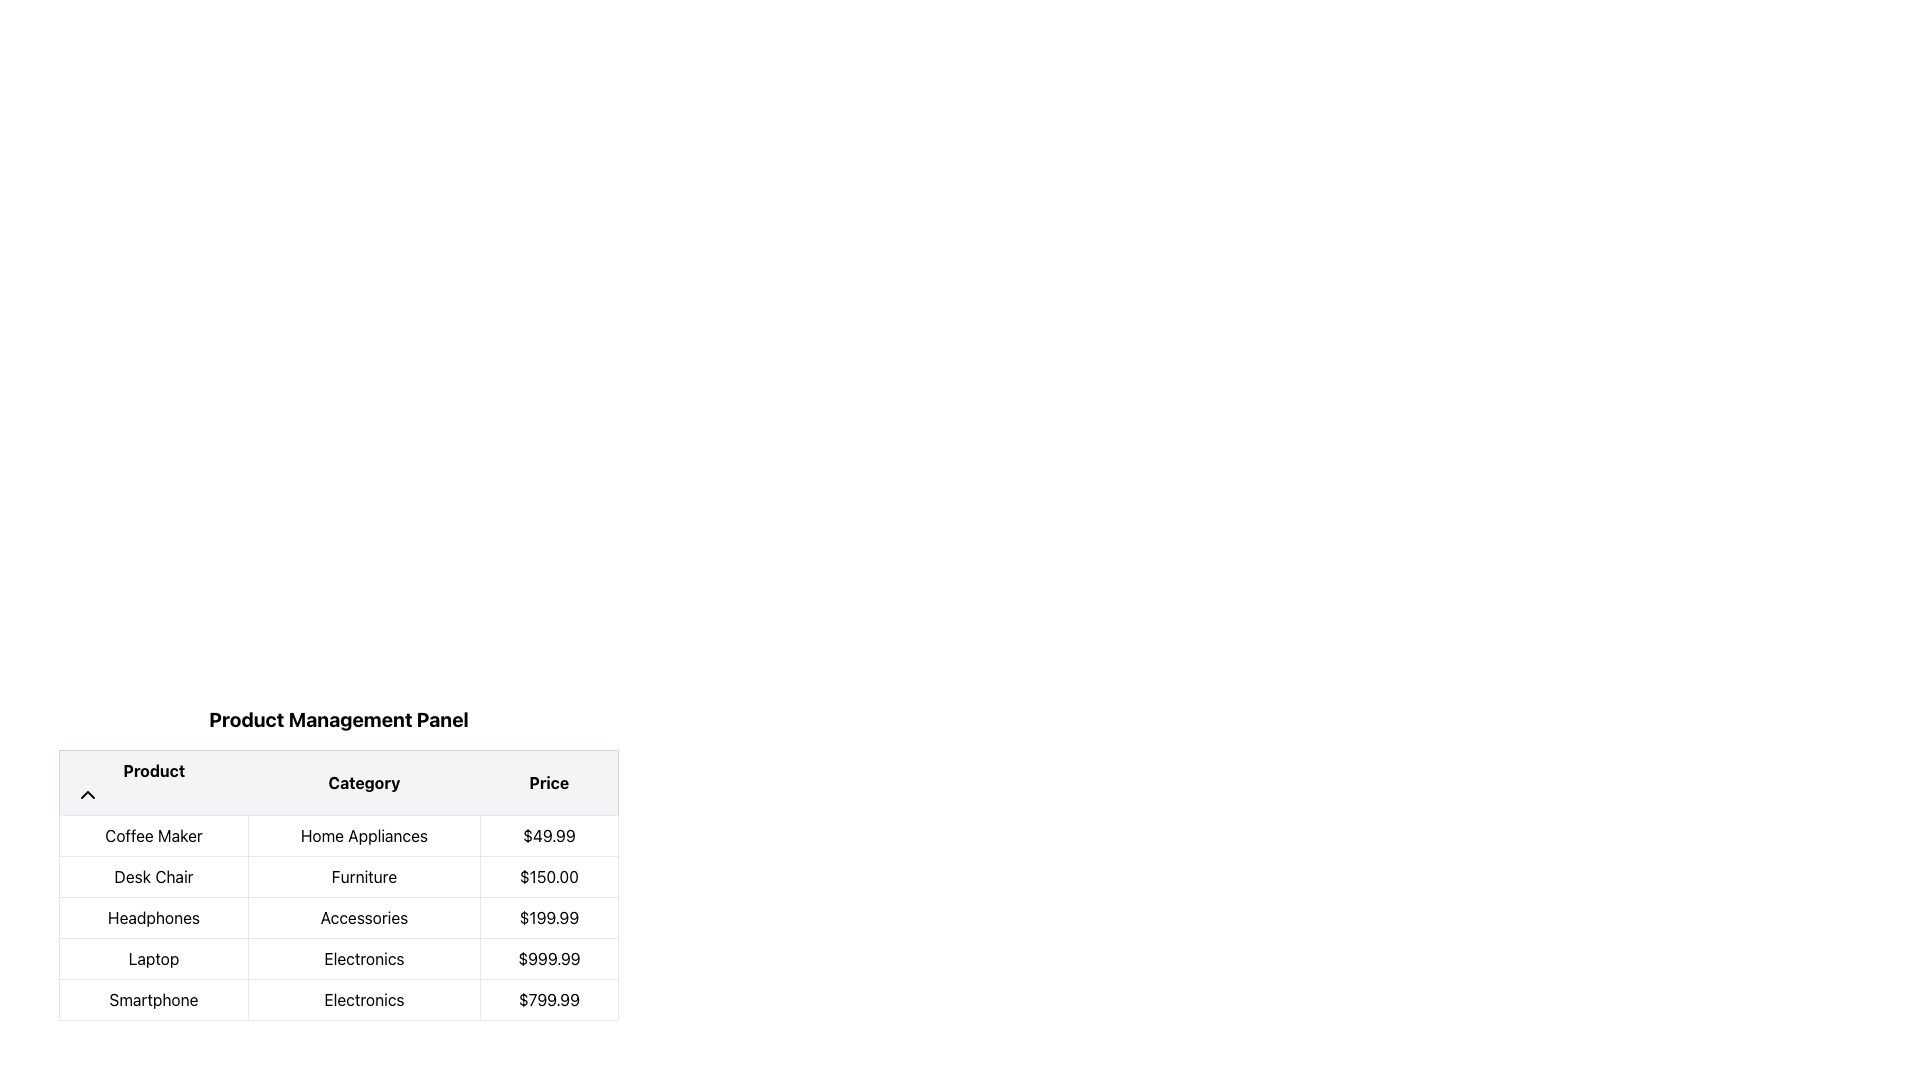  I want to click on the 'Laptop' text label in the second row of the table, which is centered and bordered, located in the first column, so click(152, 958).